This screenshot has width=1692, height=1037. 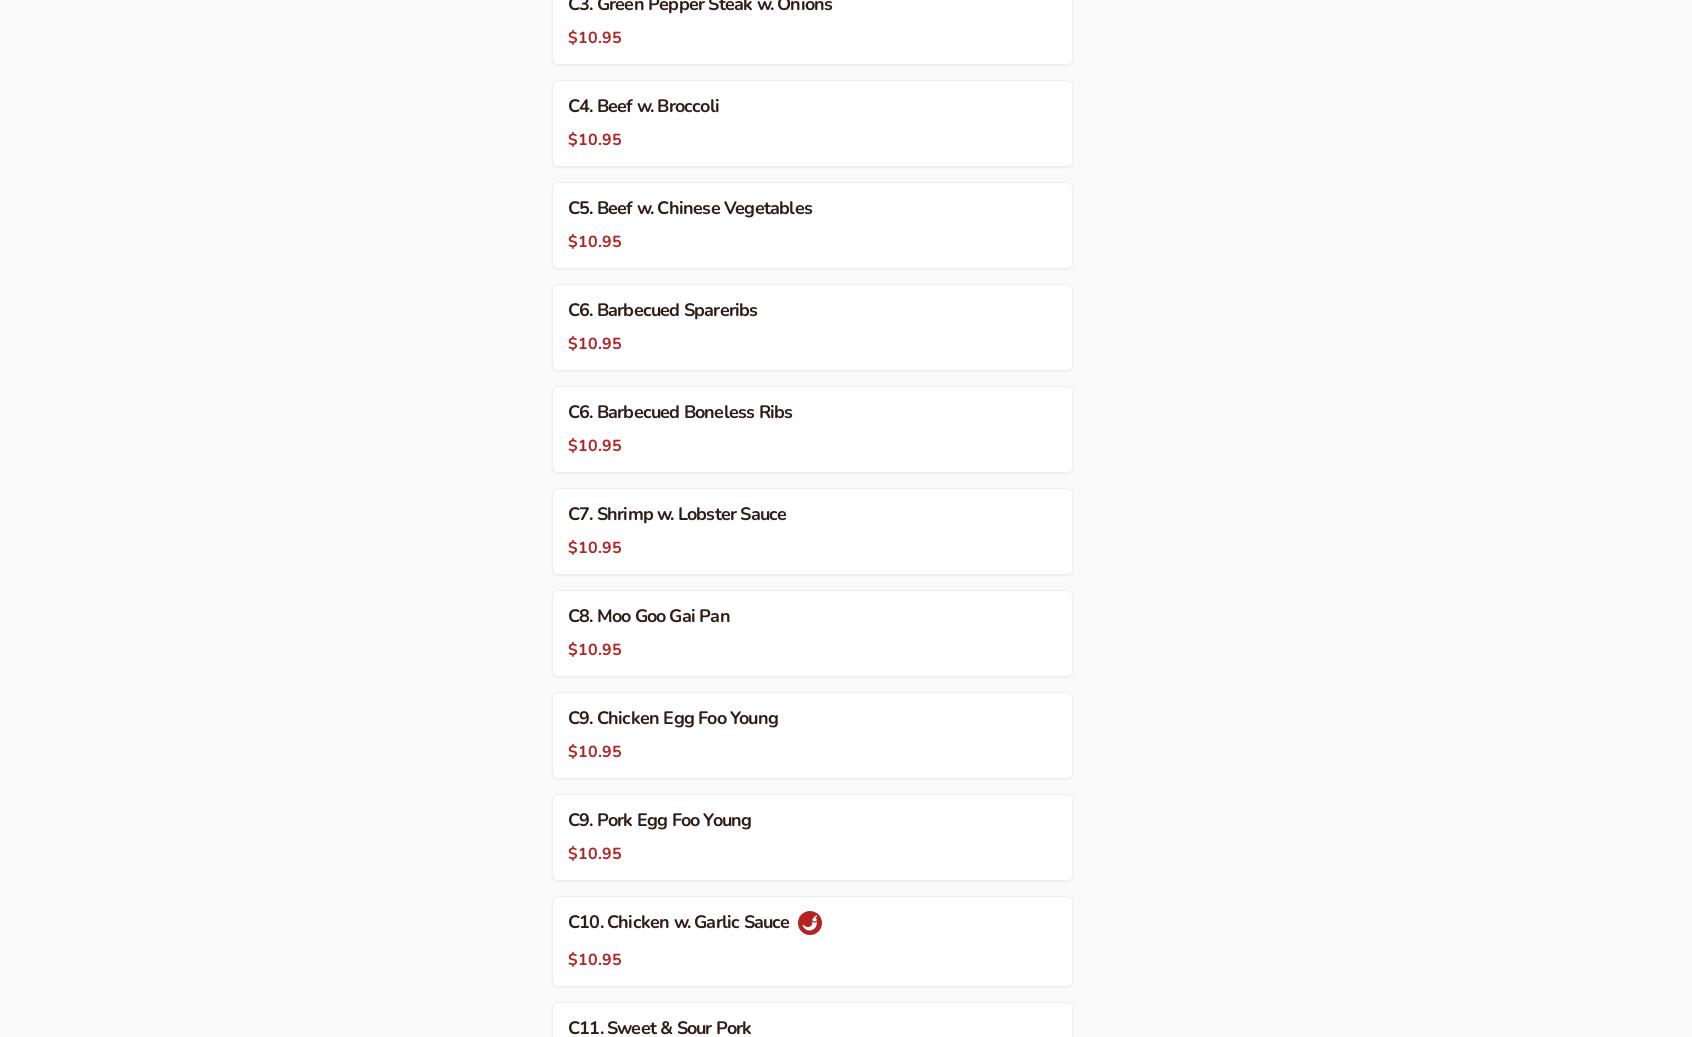 I want to click on 'C9. Pork Egg Foo Young', so click(x=659, y=819).